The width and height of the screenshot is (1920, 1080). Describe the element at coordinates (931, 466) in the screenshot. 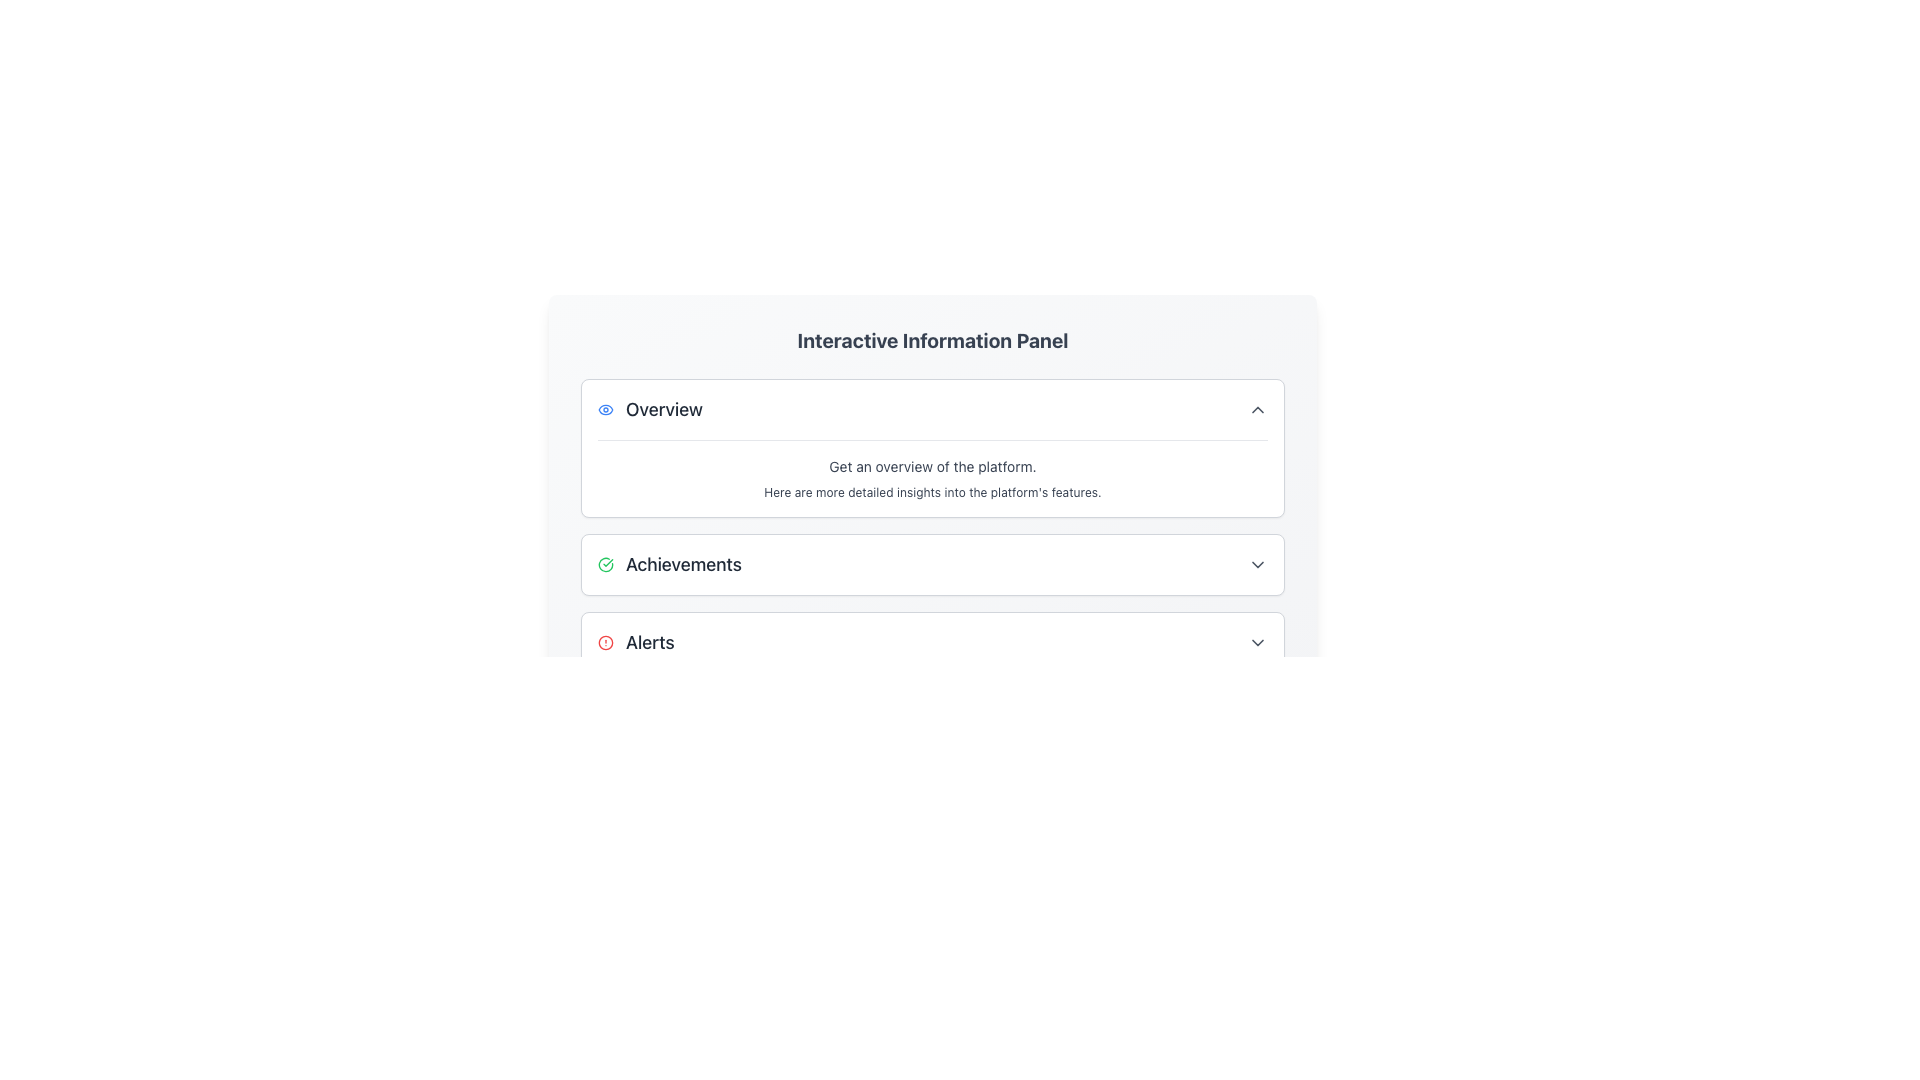

I see `the introductory text element located directly beneath the 'Overview' section header in the 'Interactive Information Panel'` at that location.